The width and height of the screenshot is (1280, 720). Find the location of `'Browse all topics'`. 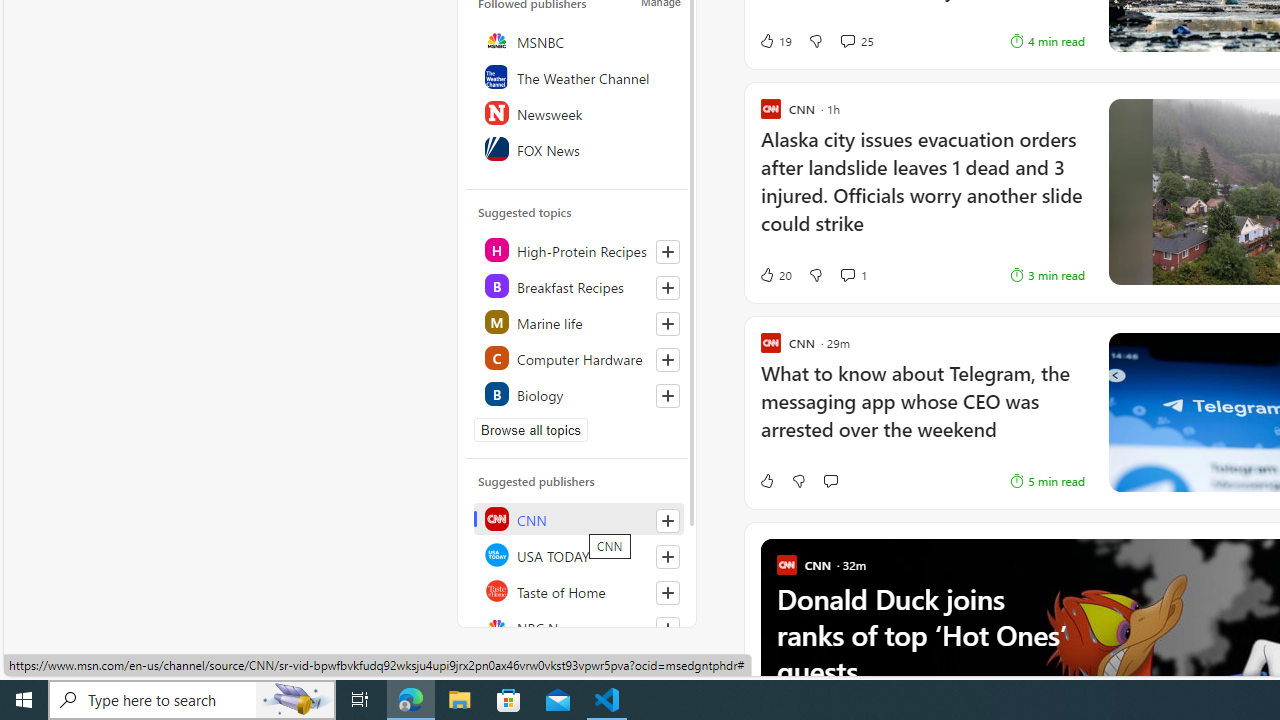

'Browse all topics' is located at coordinates (531, 429).